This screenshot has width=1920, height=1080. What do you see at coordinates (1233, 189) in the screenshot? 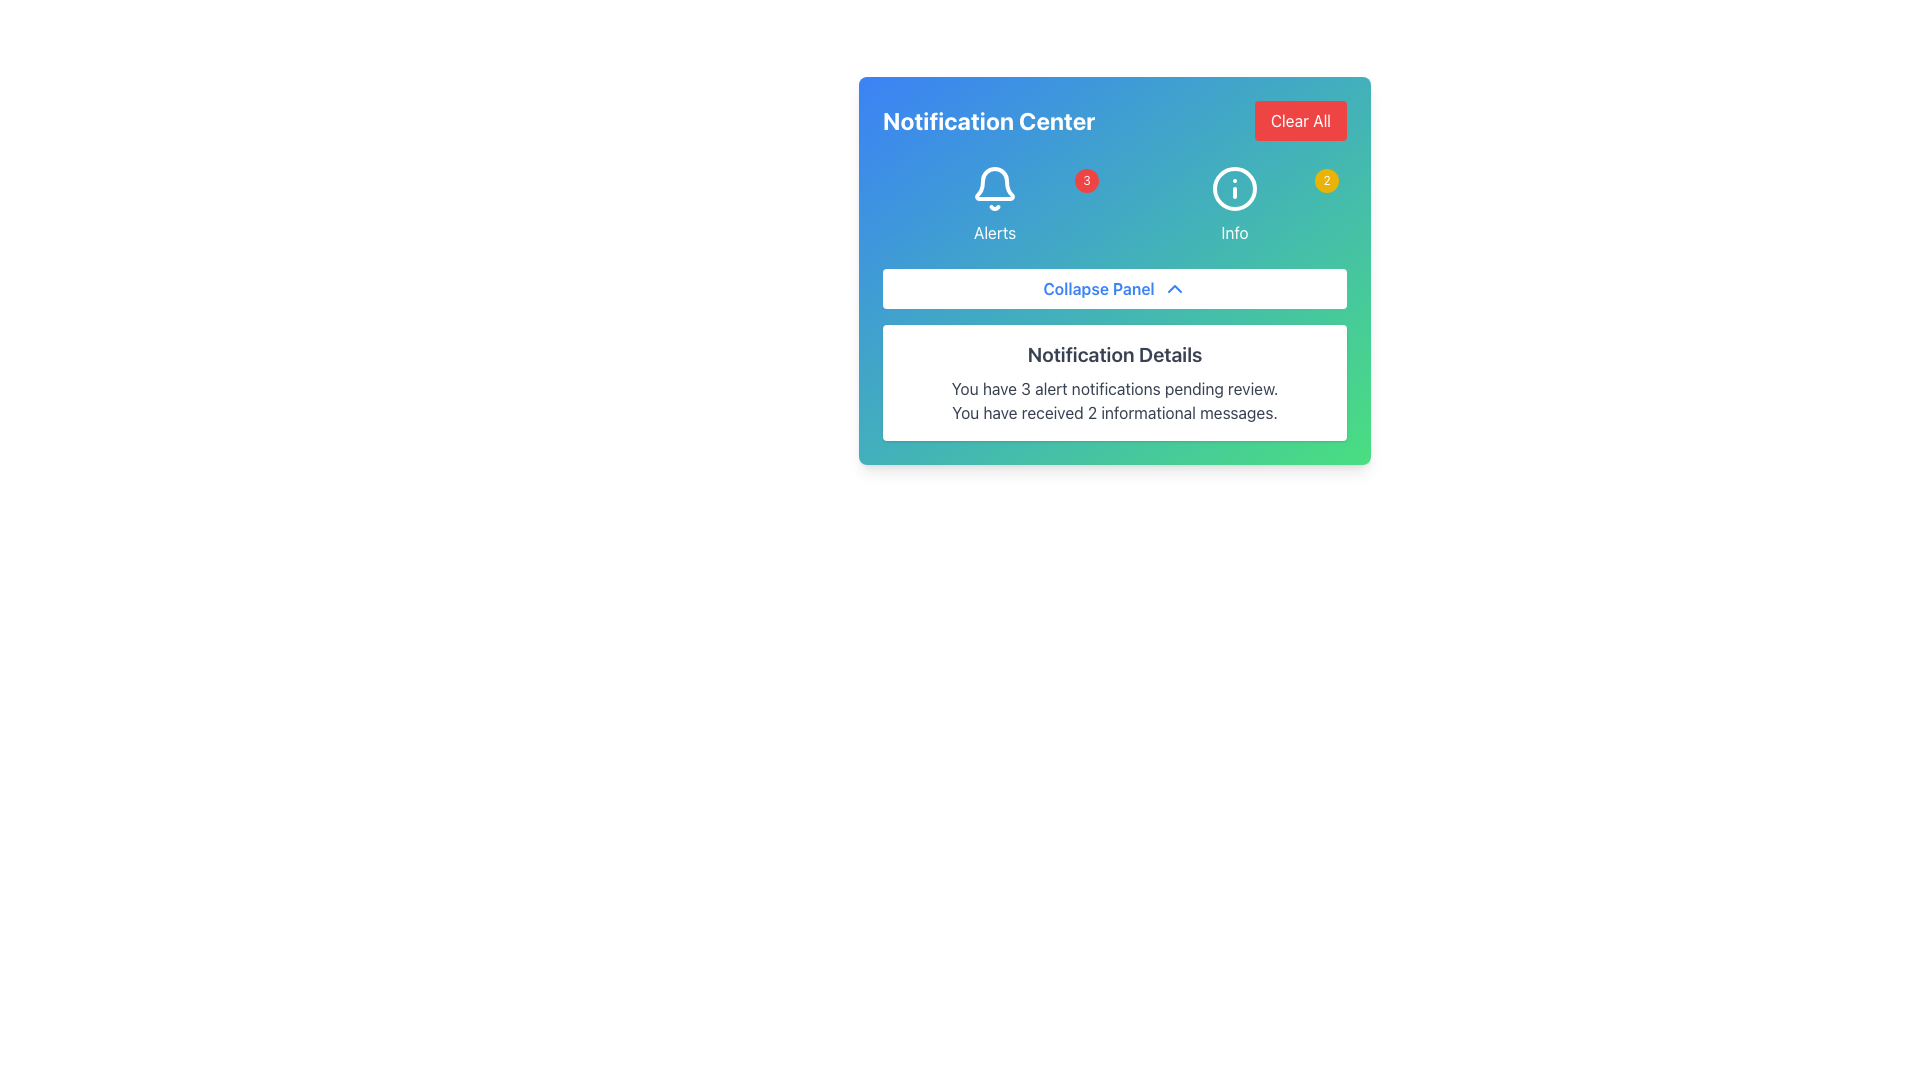
I see `the circular icon with an outlined circle containing the letter 'i' located in the notification panel at the top-right region, which is the second icon from the left` at bounding box center [1233, 189].